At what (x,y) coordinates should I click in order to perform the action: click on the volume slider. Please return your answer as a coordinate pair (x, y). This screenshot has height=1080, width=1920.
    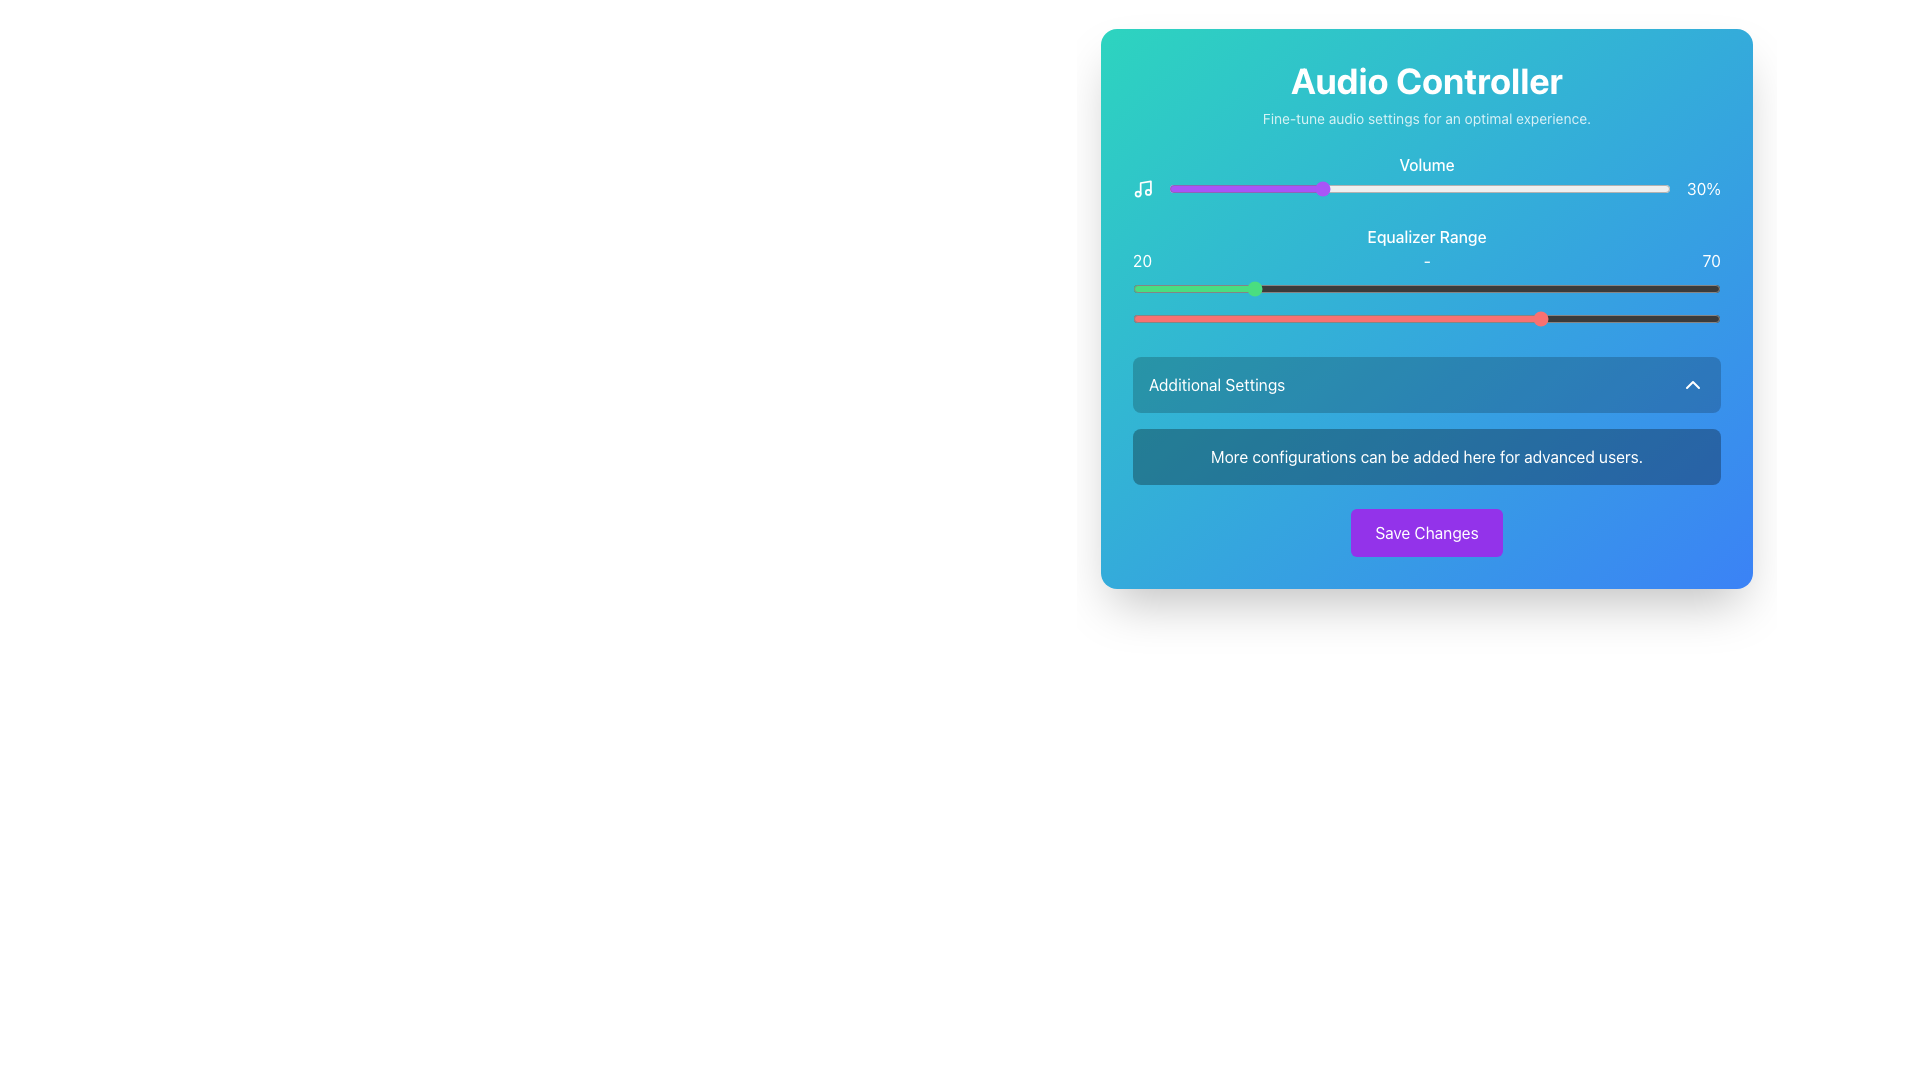
    Looking at the image, I should click on (1284, 189).